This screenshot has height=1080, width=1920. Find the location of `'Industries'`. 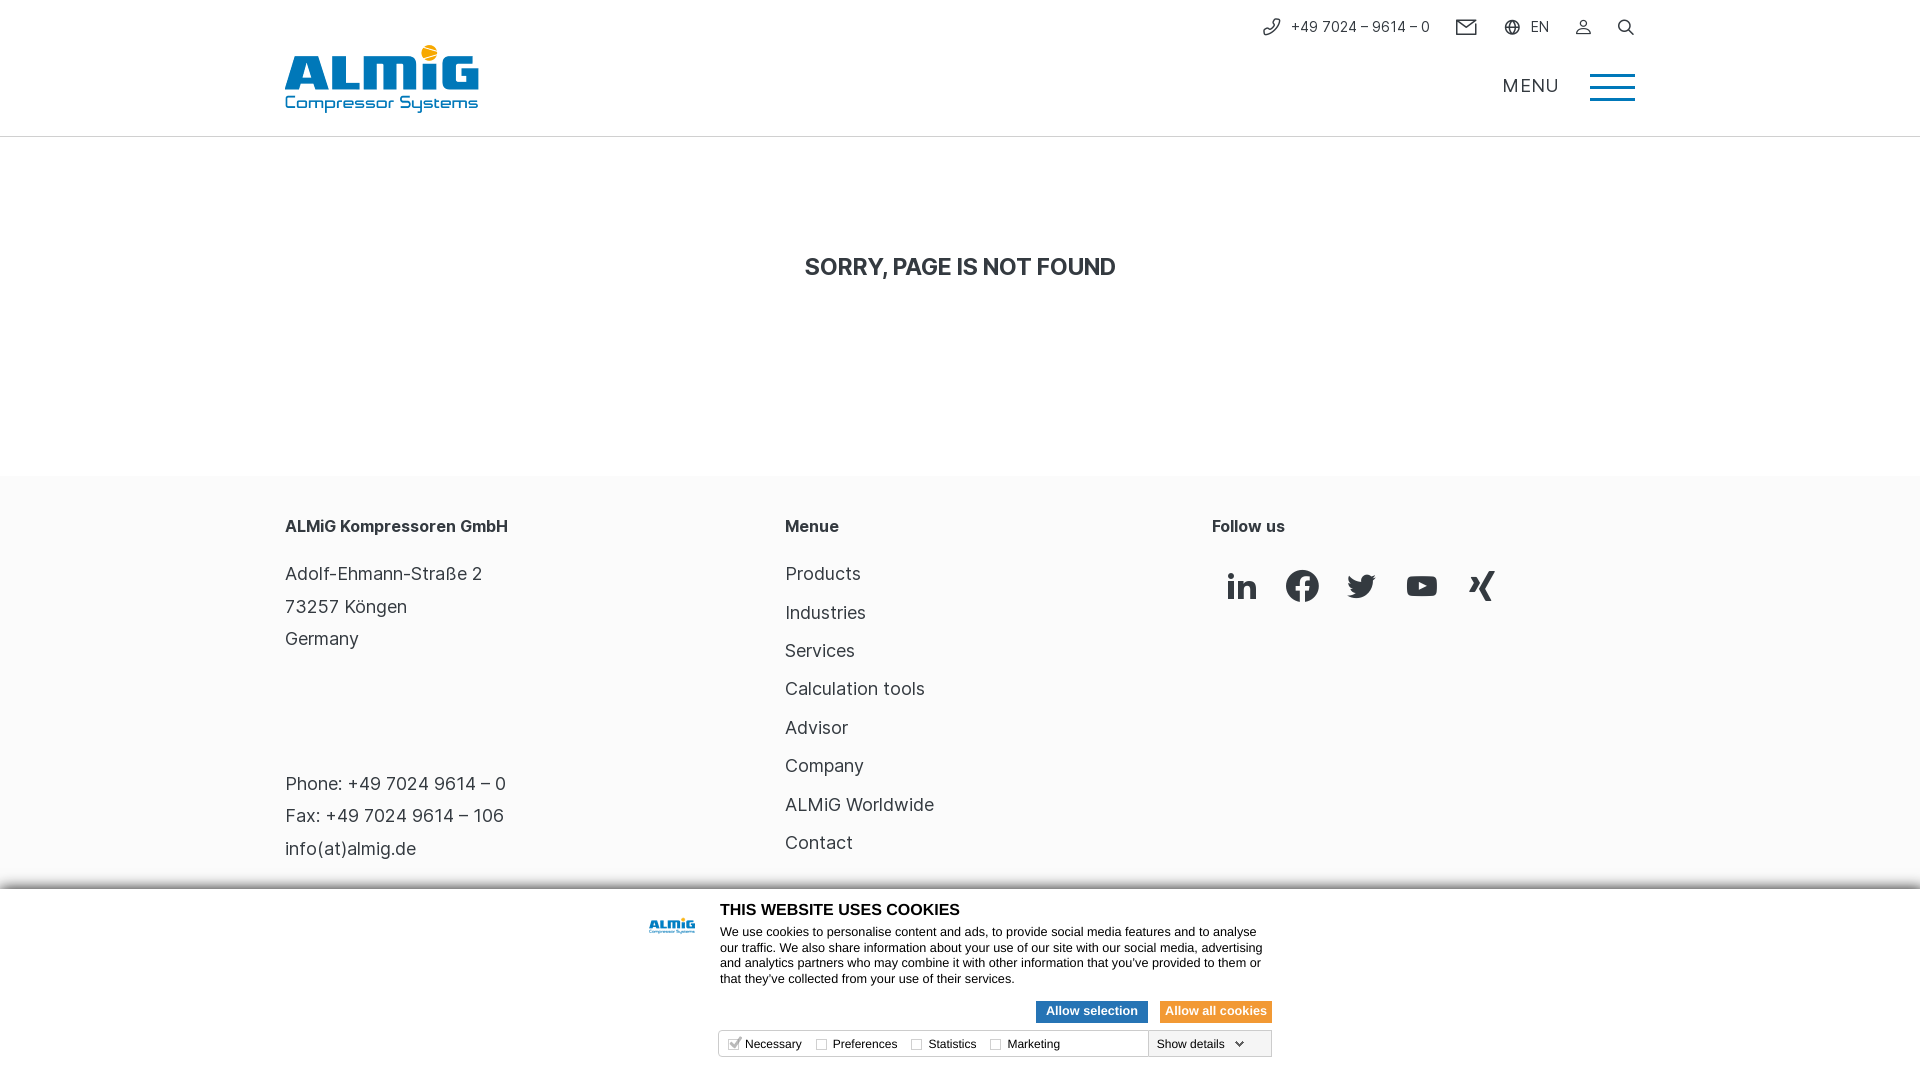

'Industries' is located at coordinates (825, 611).